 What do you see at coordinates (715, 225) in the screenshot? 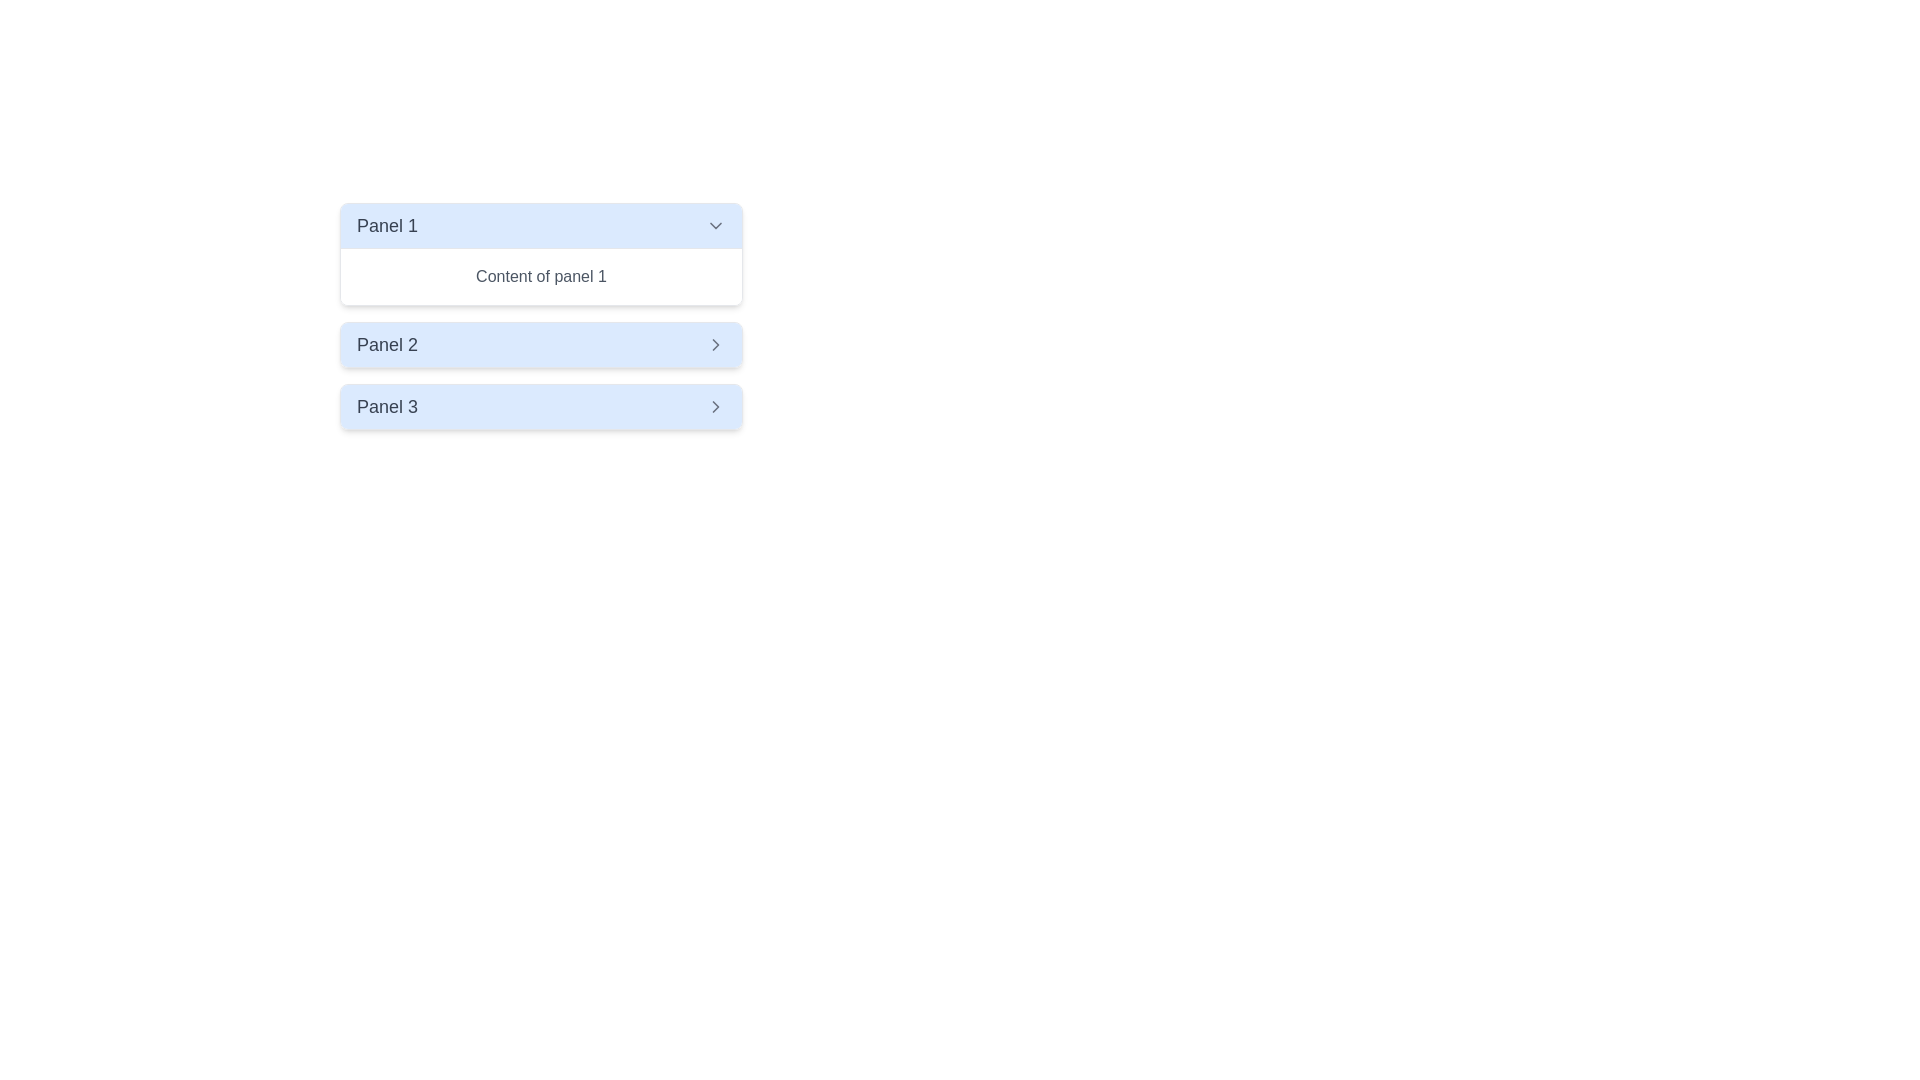
I see `the downward-pointing chevron icon in a circle, located at the top-right corner of 'Panel 1'` at bounding box center [715, 225].